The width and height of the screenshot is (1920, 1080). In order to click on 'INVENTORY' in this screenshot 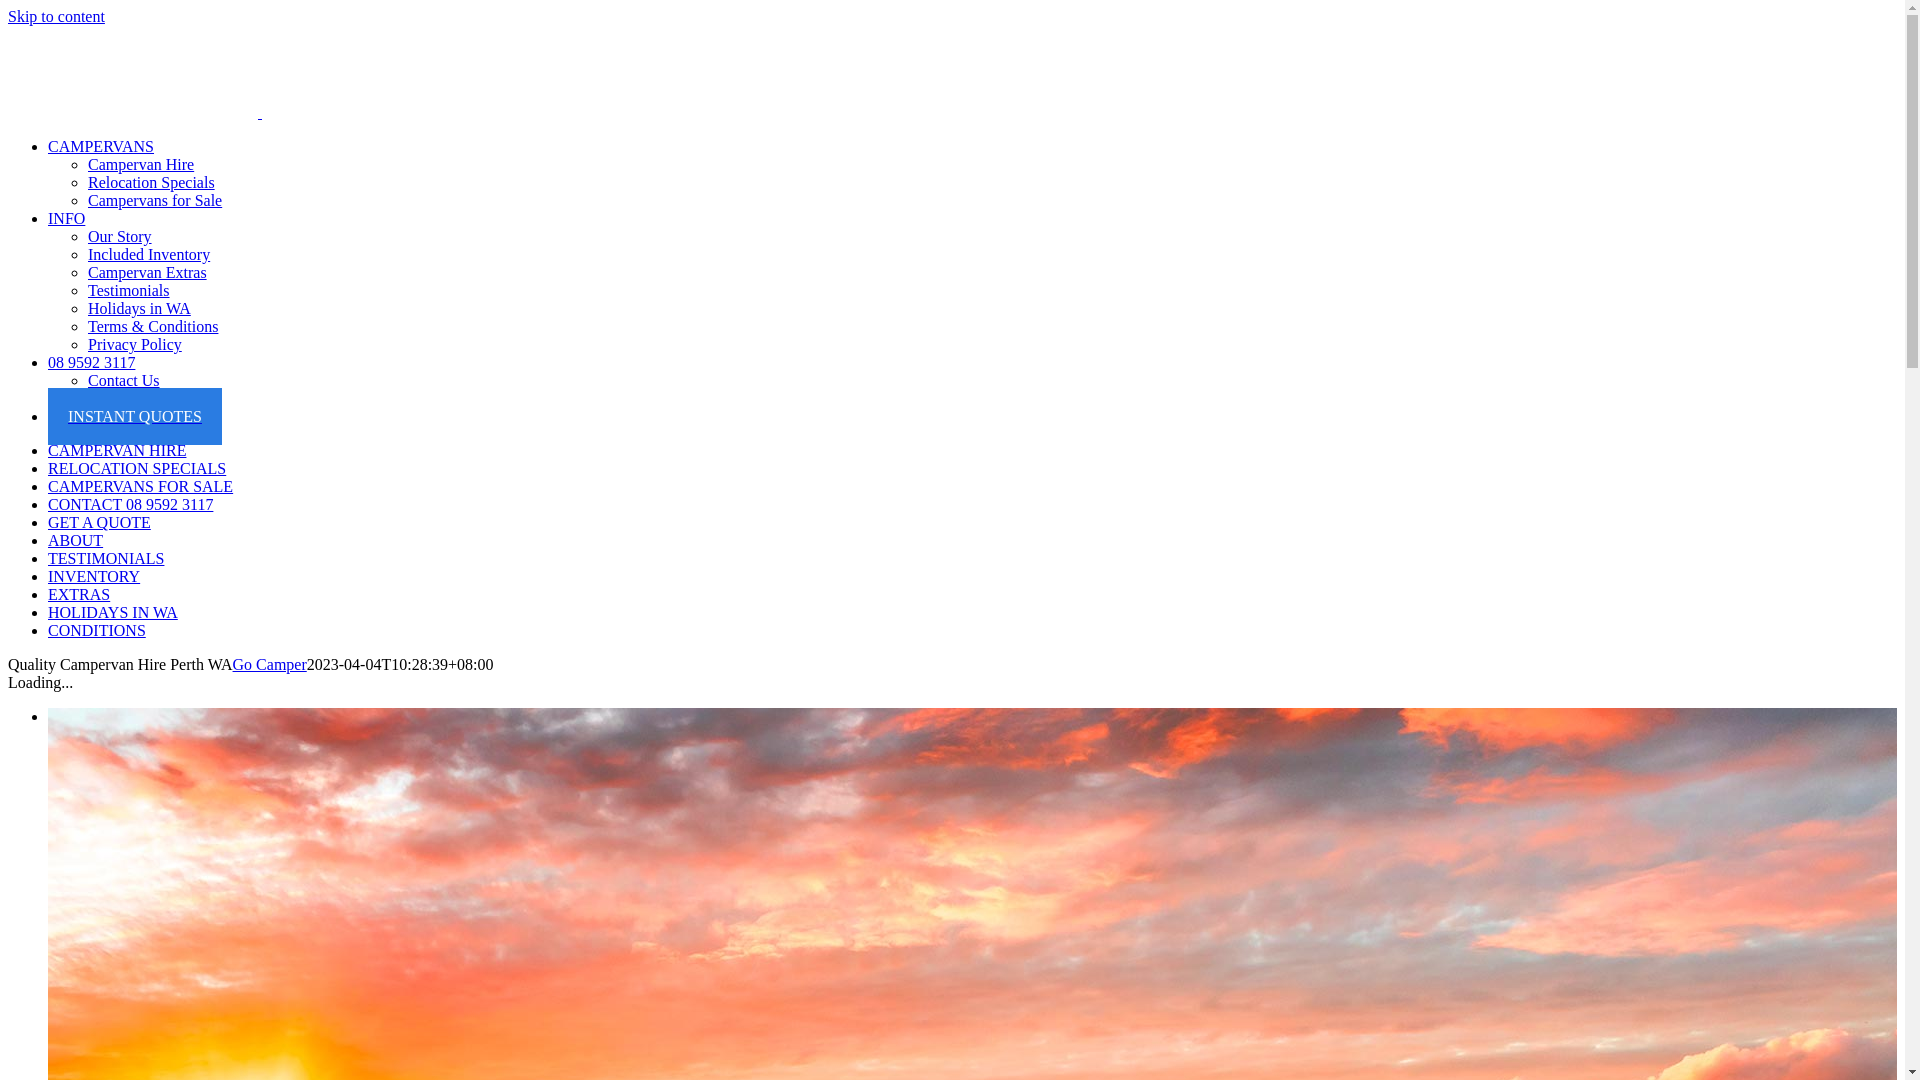, I will do `click(48, 576)`.